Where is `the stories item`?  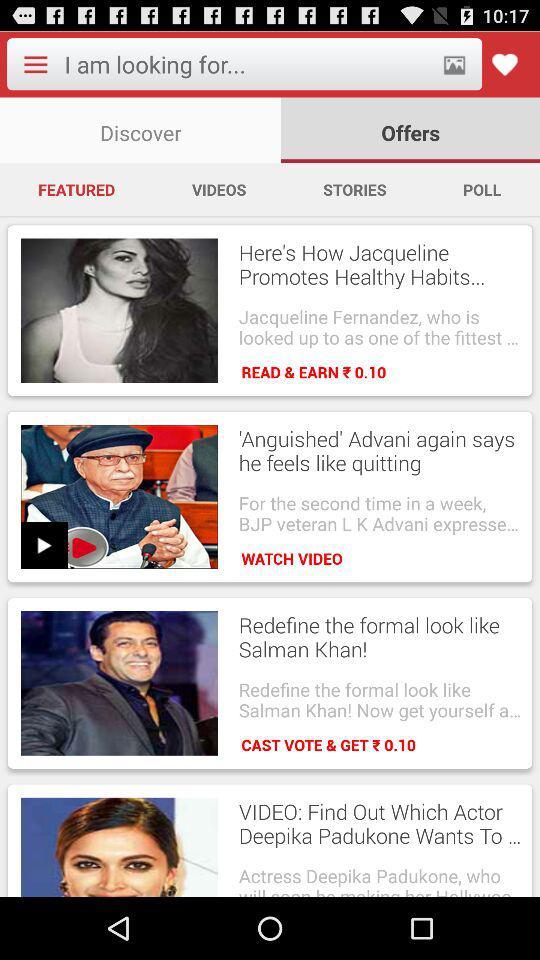 the stories item is located at coordinates (353, 189).